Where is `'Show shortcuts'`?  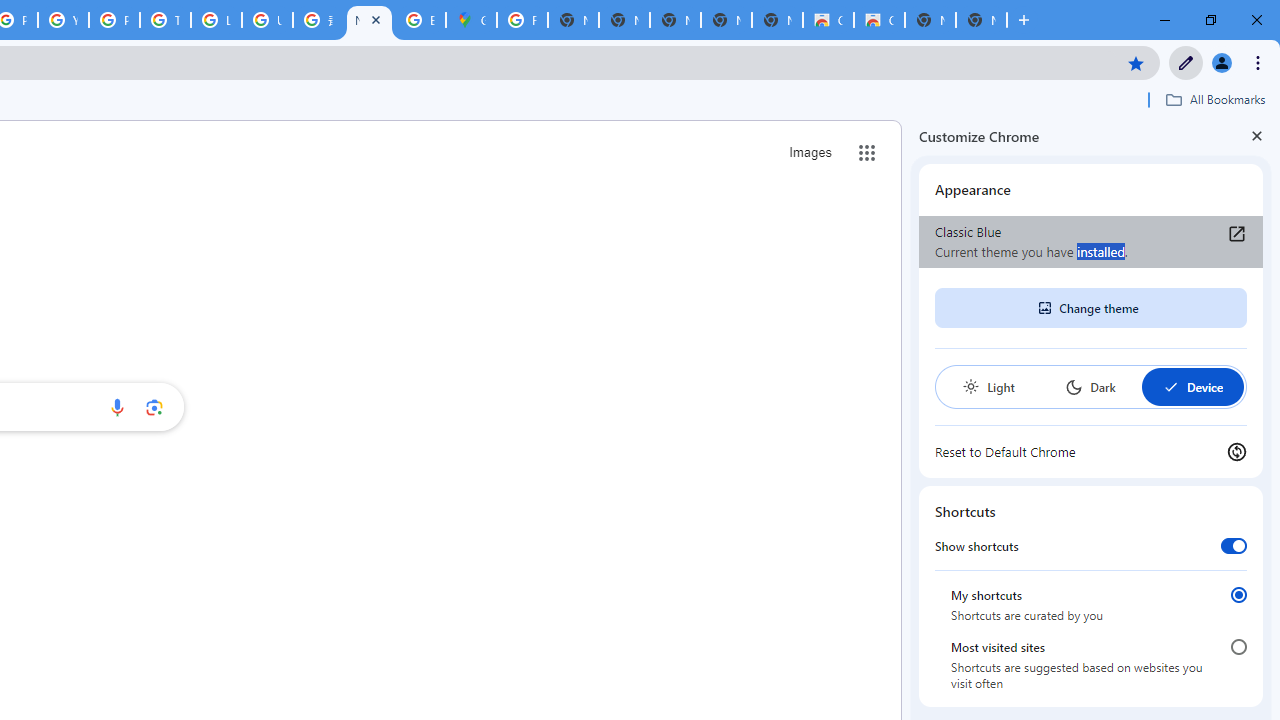
'Show shortcuts' is located at coordinates (1232, 545).